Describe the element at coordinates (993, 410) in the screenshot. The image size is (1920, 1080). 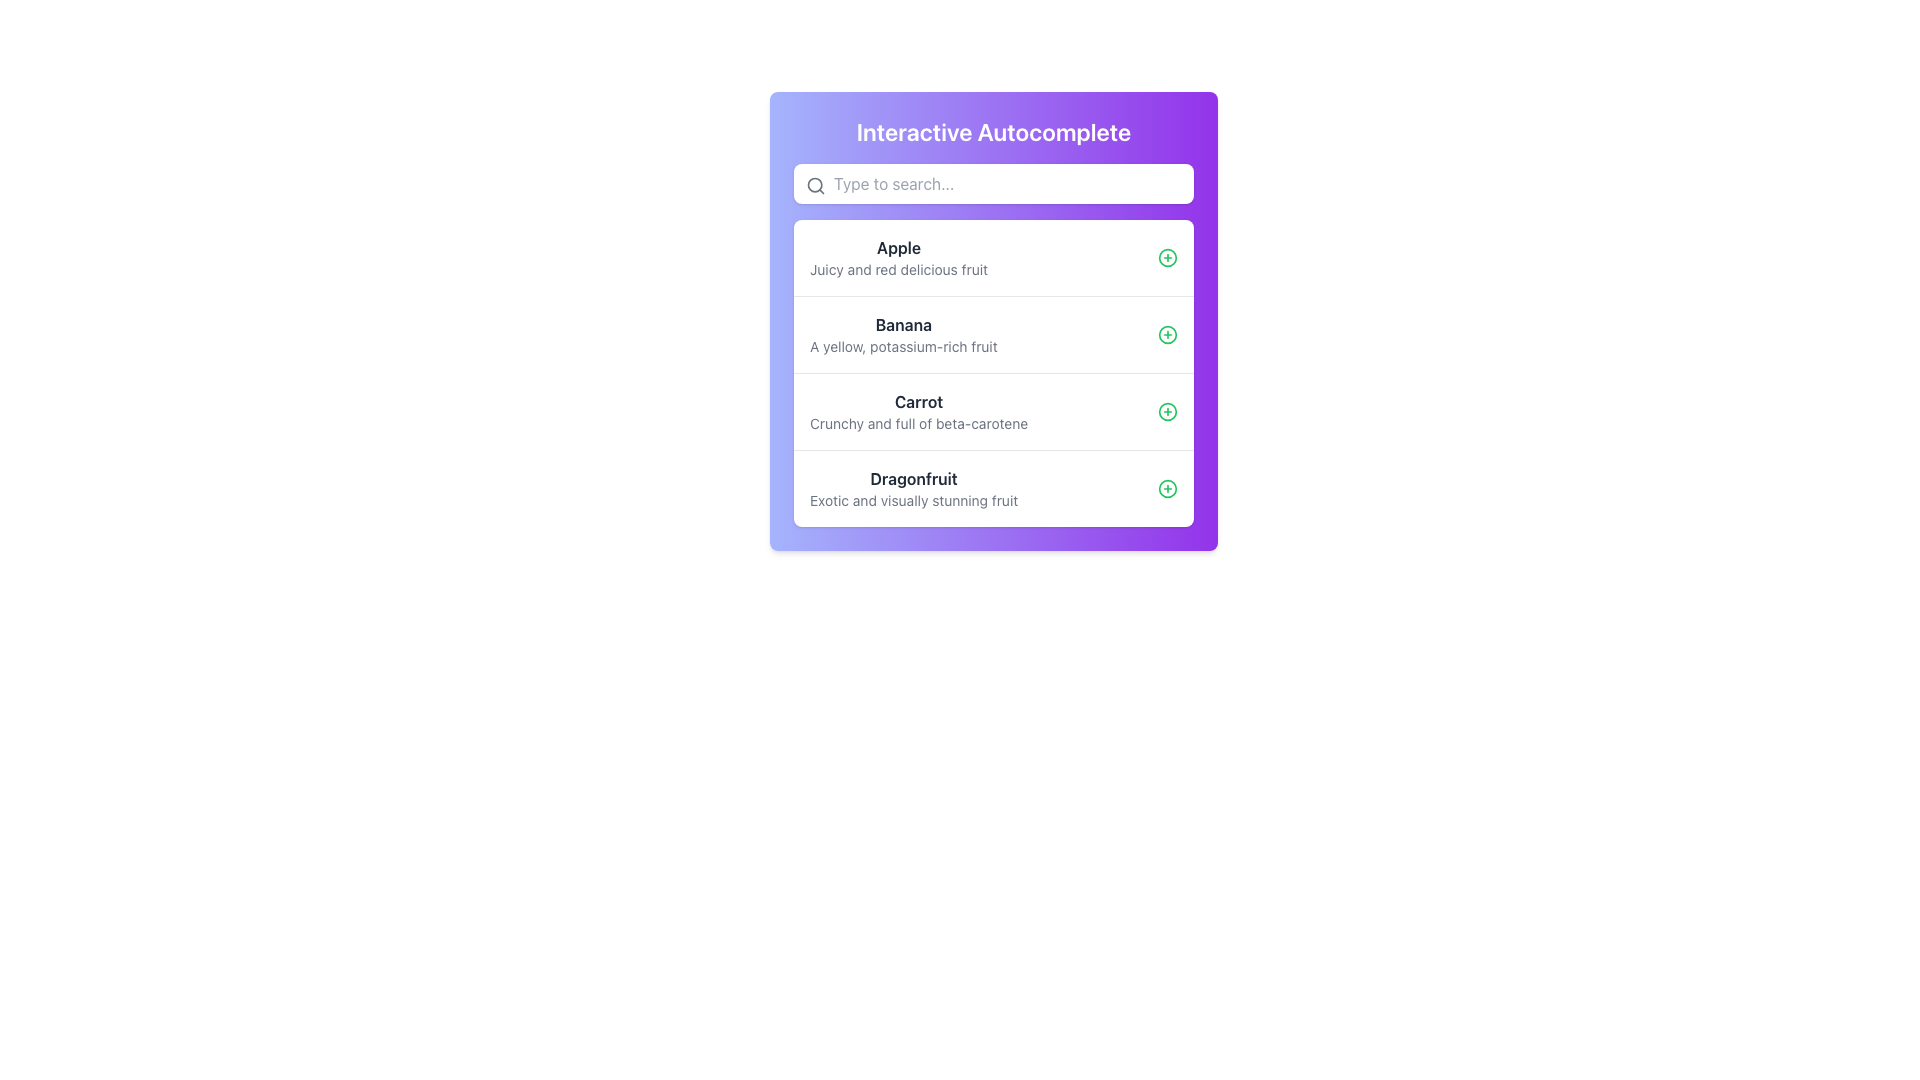
I see `the 'Carrot' item in the interactive list by tapping on the text to add it to the cart` at that location.